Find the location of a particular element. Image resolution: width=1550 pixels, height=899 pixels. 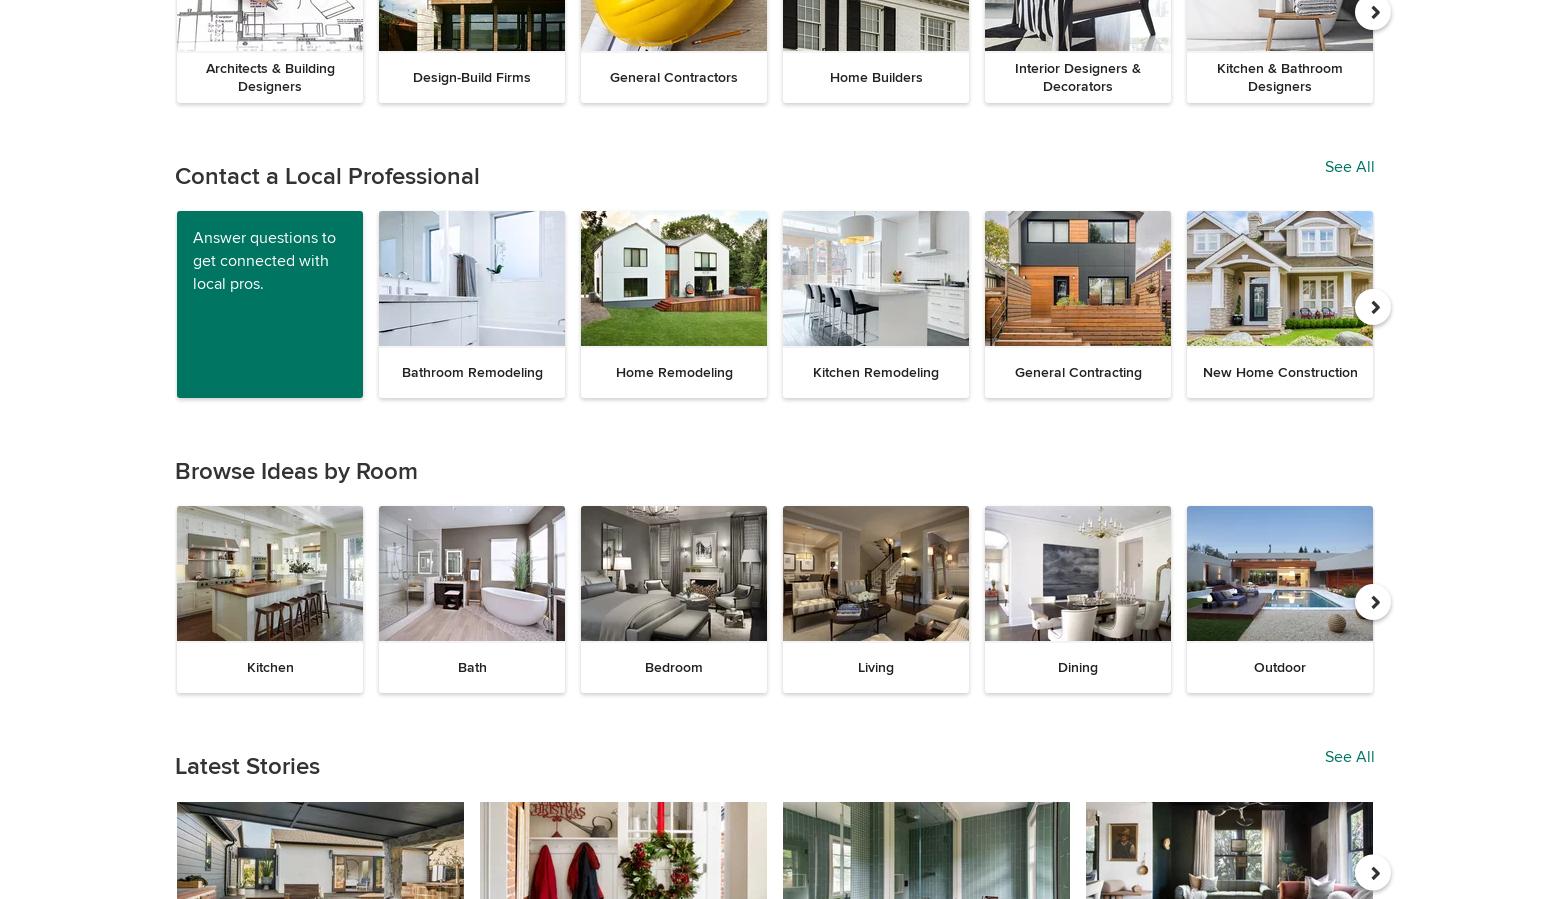

'General Contracting' is located at coordinates (1077, 371).